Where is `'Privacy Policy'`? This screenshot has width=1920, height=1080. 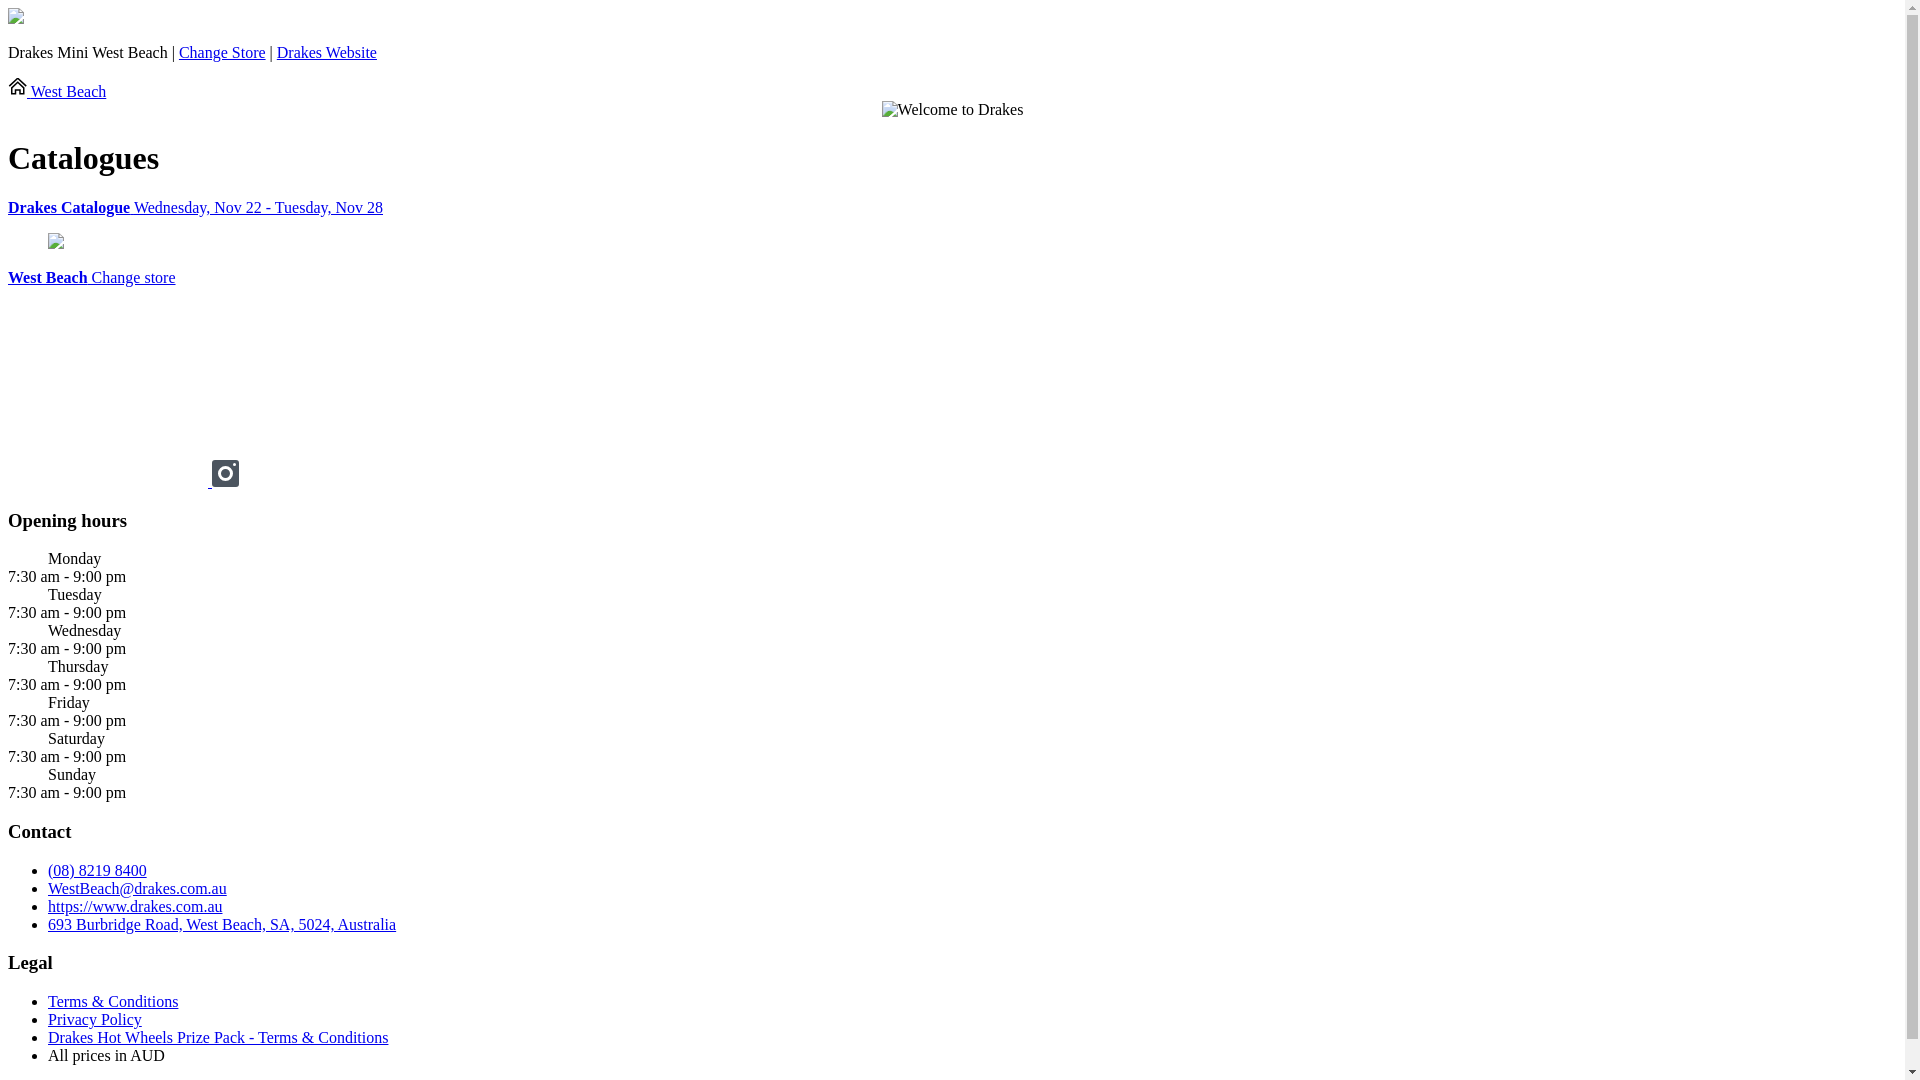
'Privacy Policy' is located at coordinates (94, 1019).